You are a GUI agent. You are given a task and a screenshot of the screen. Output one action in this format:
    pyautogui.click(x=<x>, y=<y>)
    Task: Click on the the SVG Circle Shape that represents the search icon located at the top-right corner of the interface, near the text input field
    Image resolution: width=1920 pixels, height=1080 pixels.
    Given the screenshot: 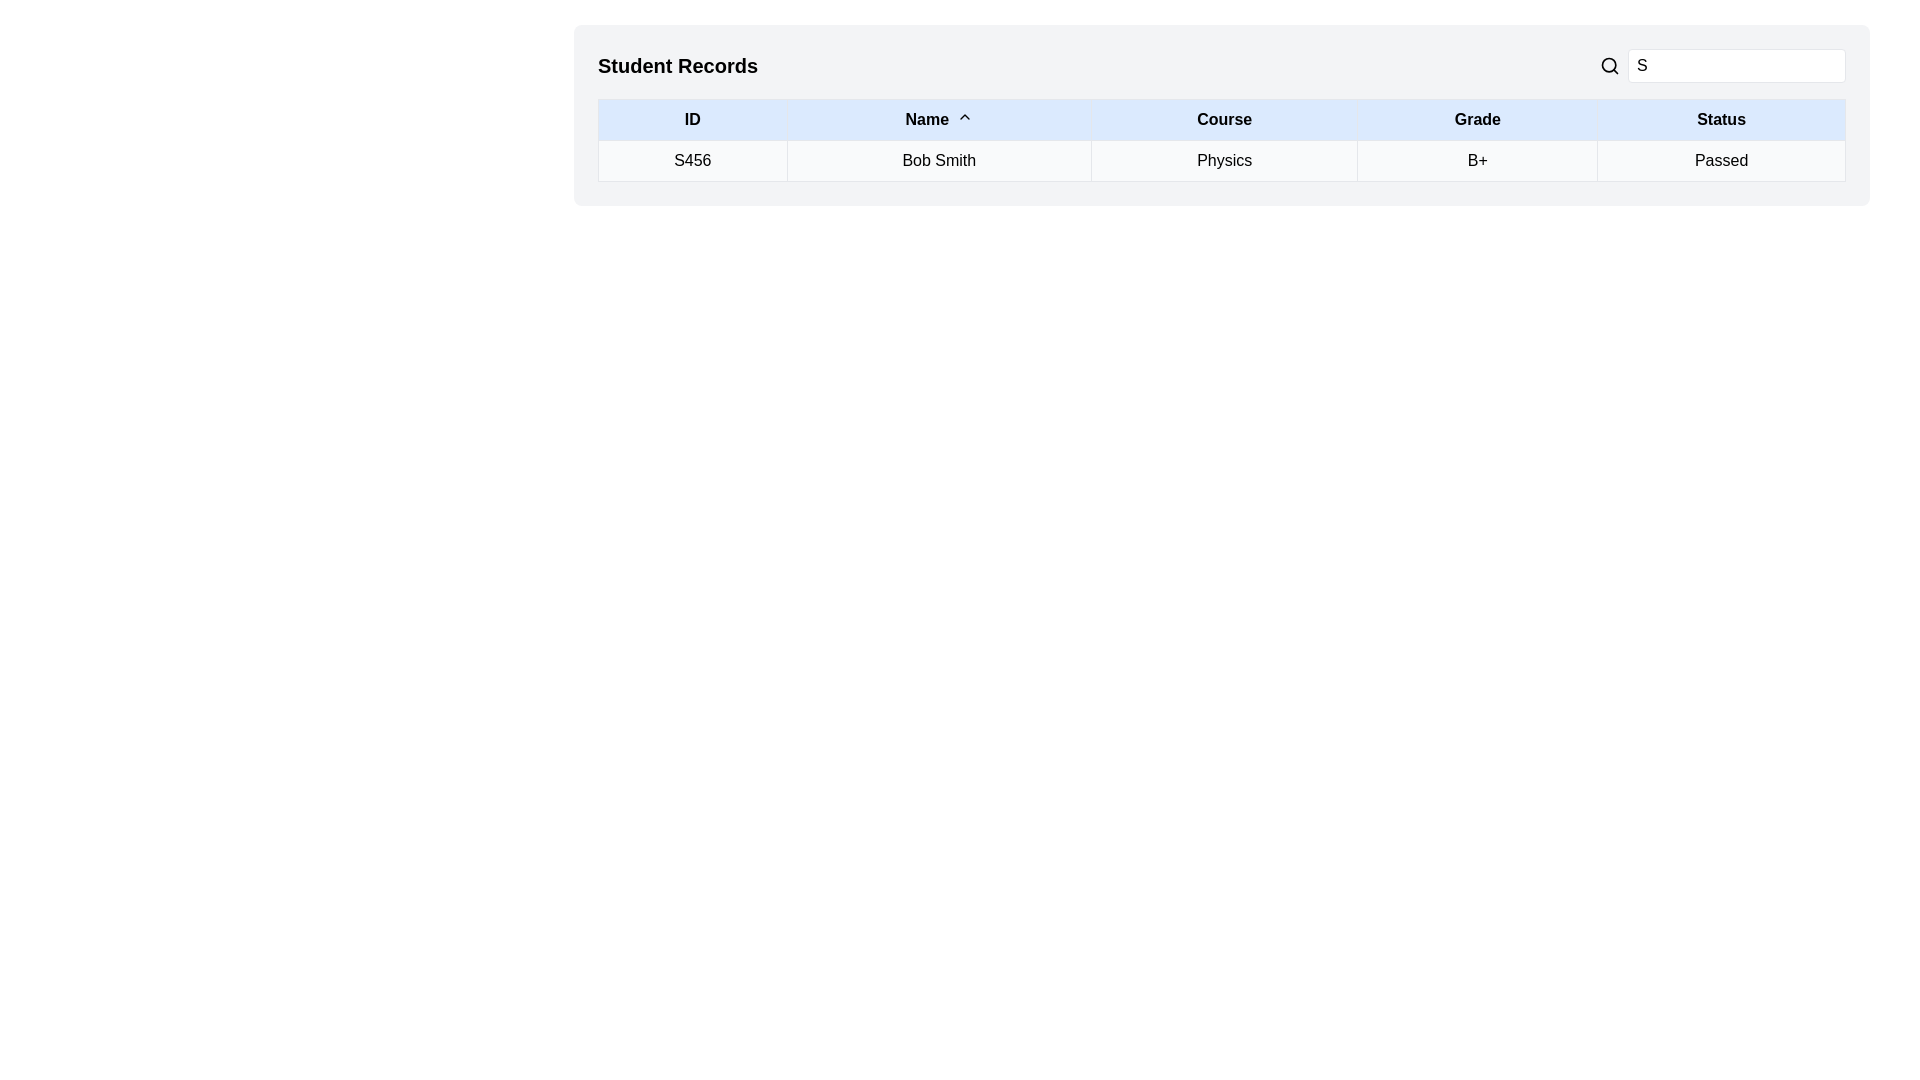 What is the action you would take?
    pyautogui.click(x=1609, y=64)
    